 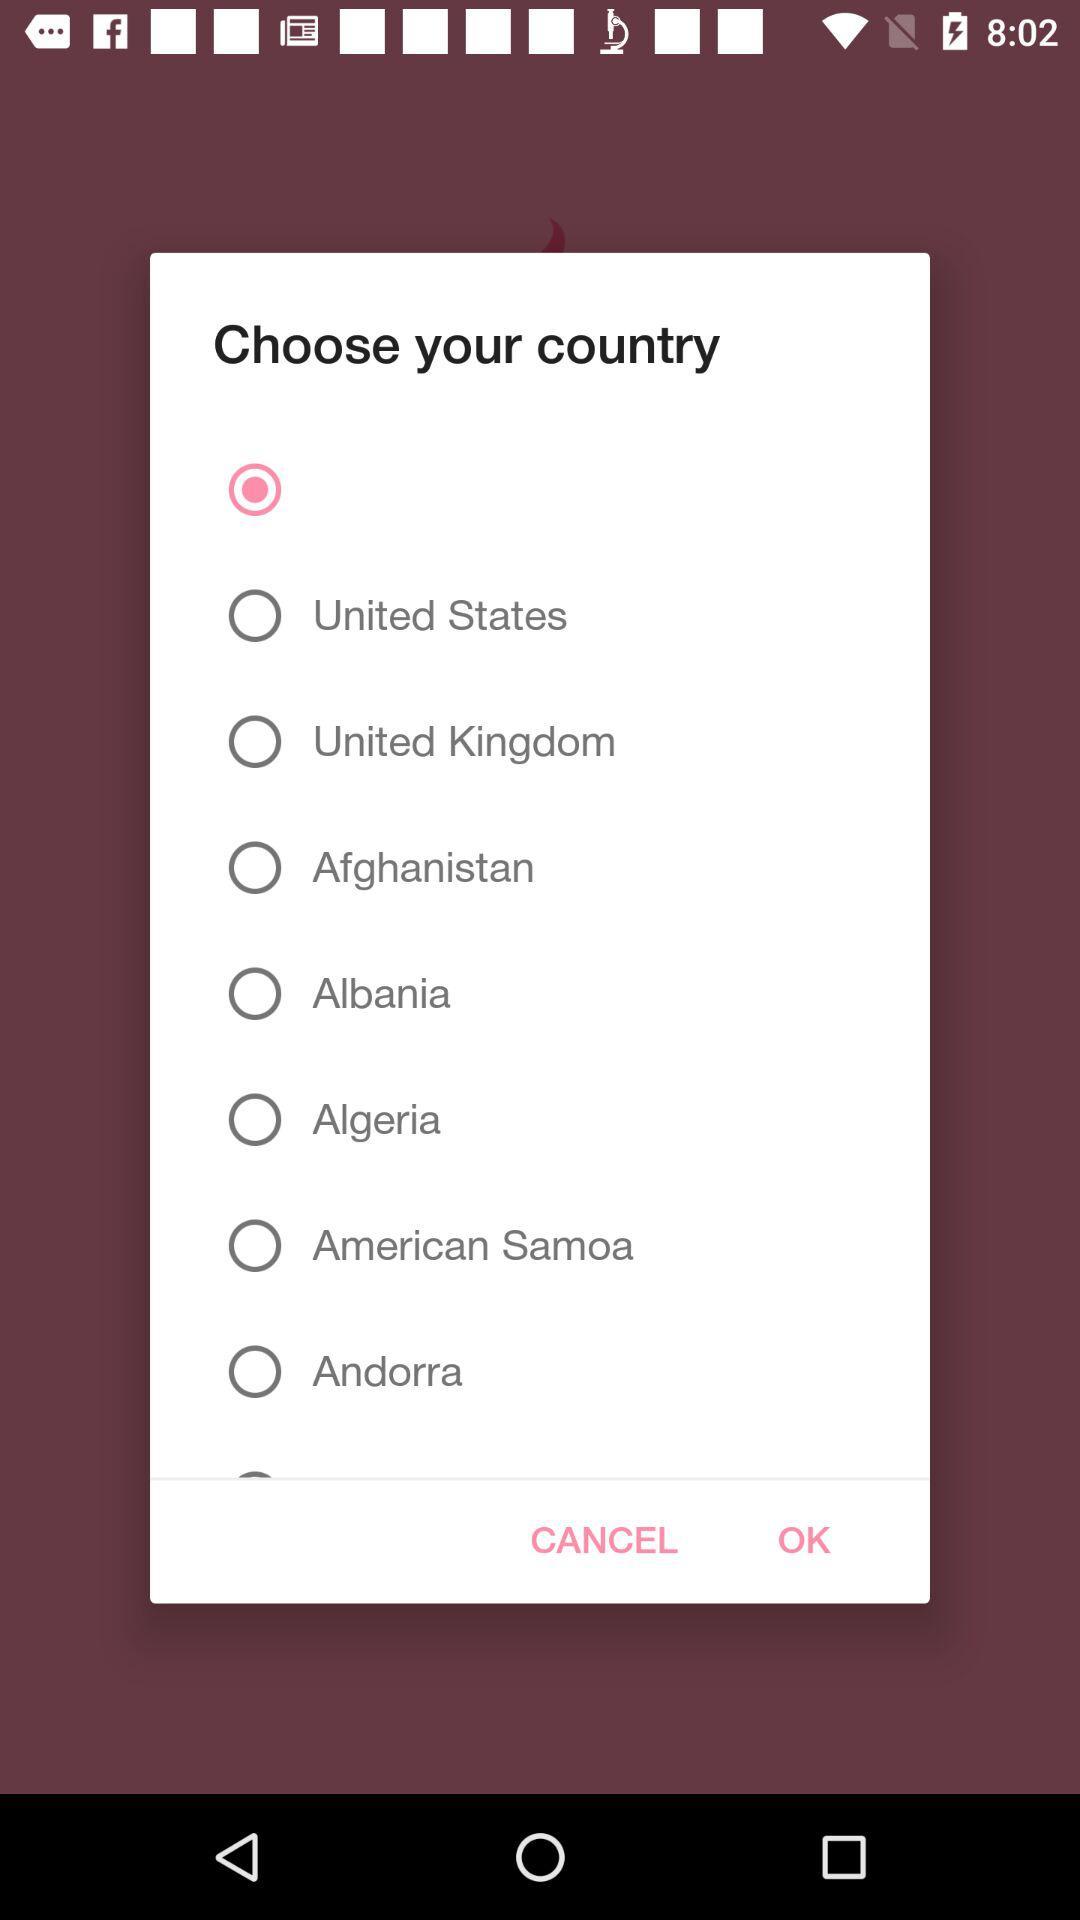 What do you see at coordinates (369, 1456) in the screenshot?
I see `angola` at bounding box center [369, 1456].